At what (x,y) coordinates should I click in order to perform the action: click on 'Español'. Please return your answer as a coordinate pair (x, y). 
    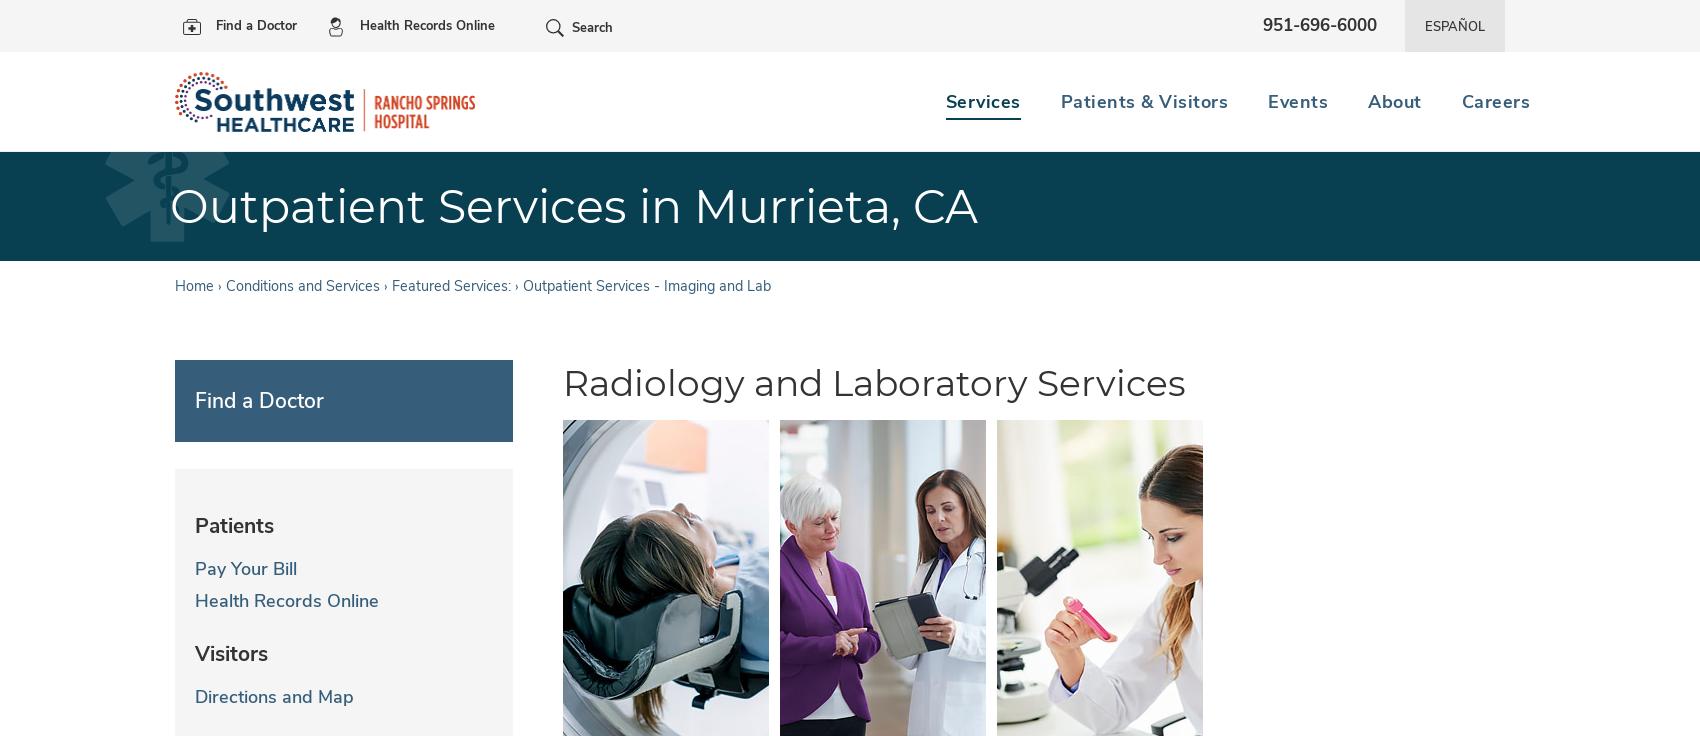
    Looking at the image, I should click on (1454, 24).